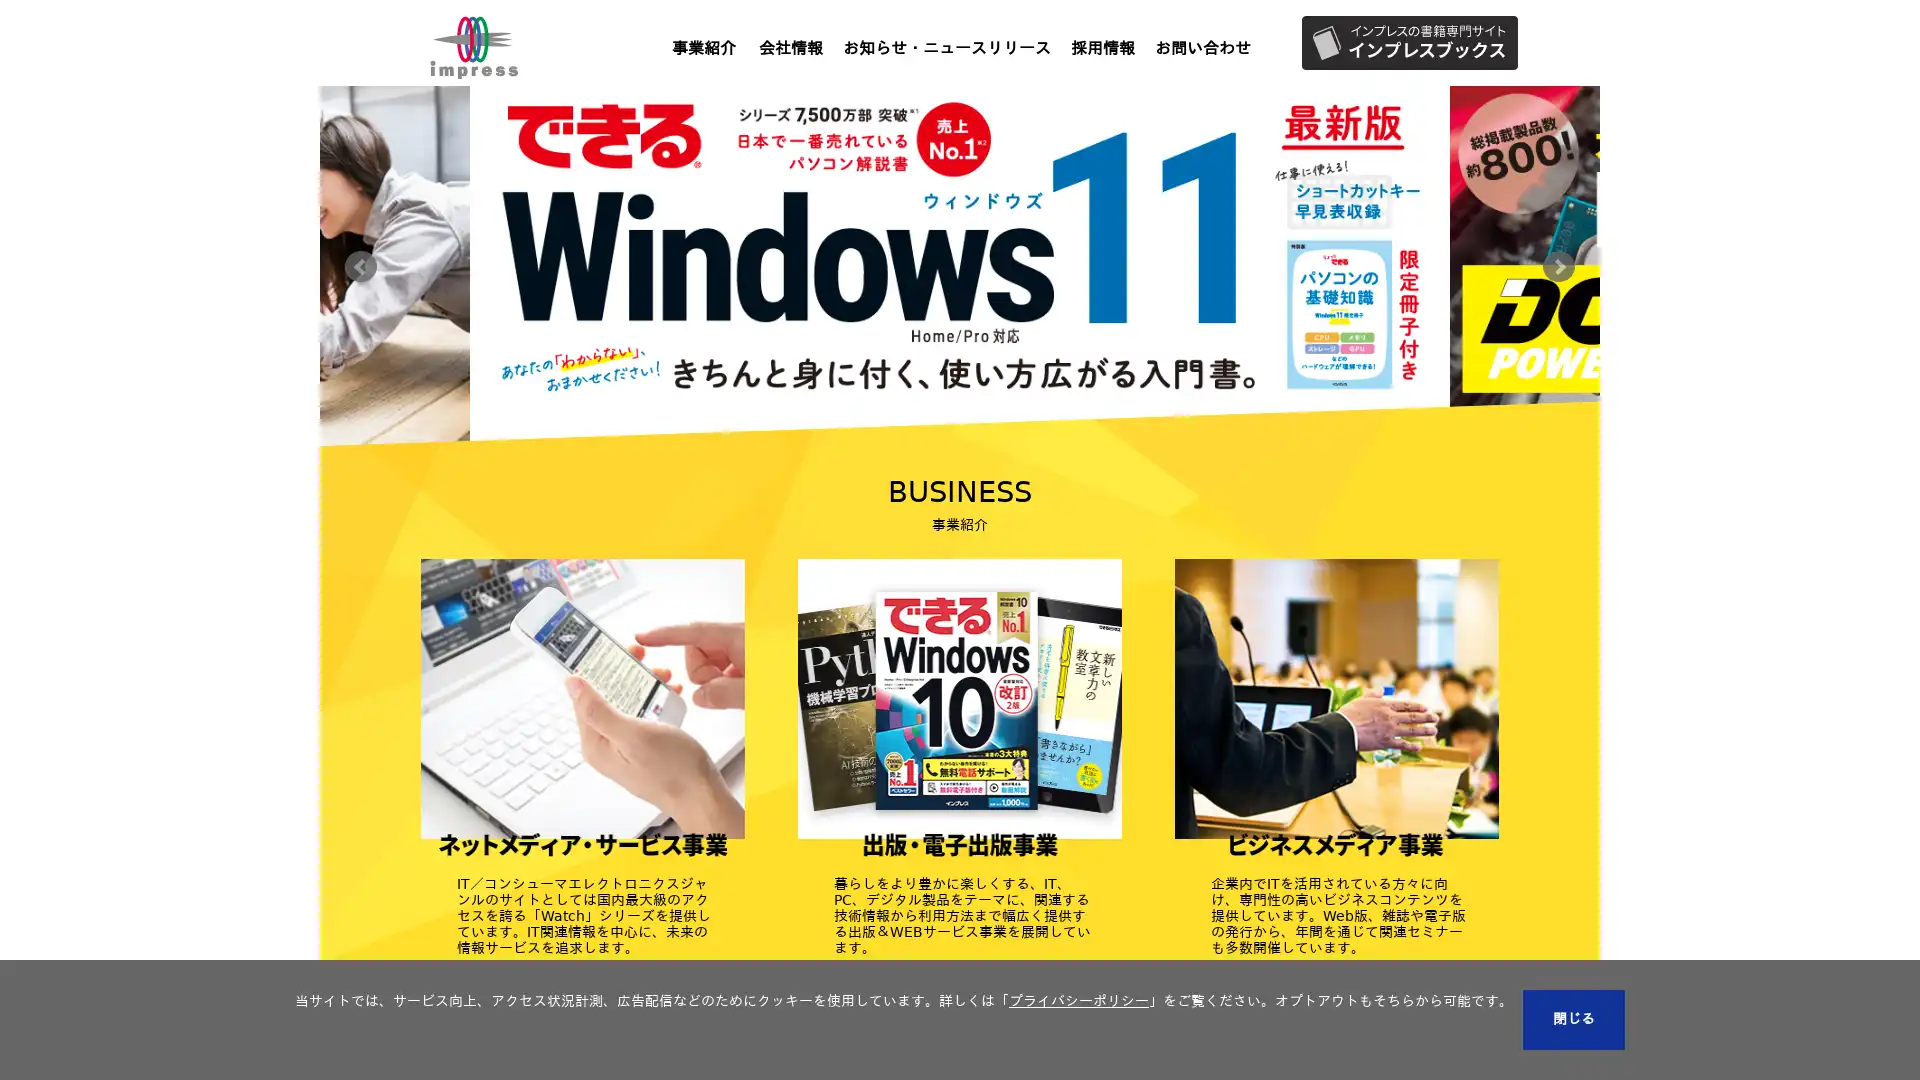  I want to click on a 5, so click(1019, 462).